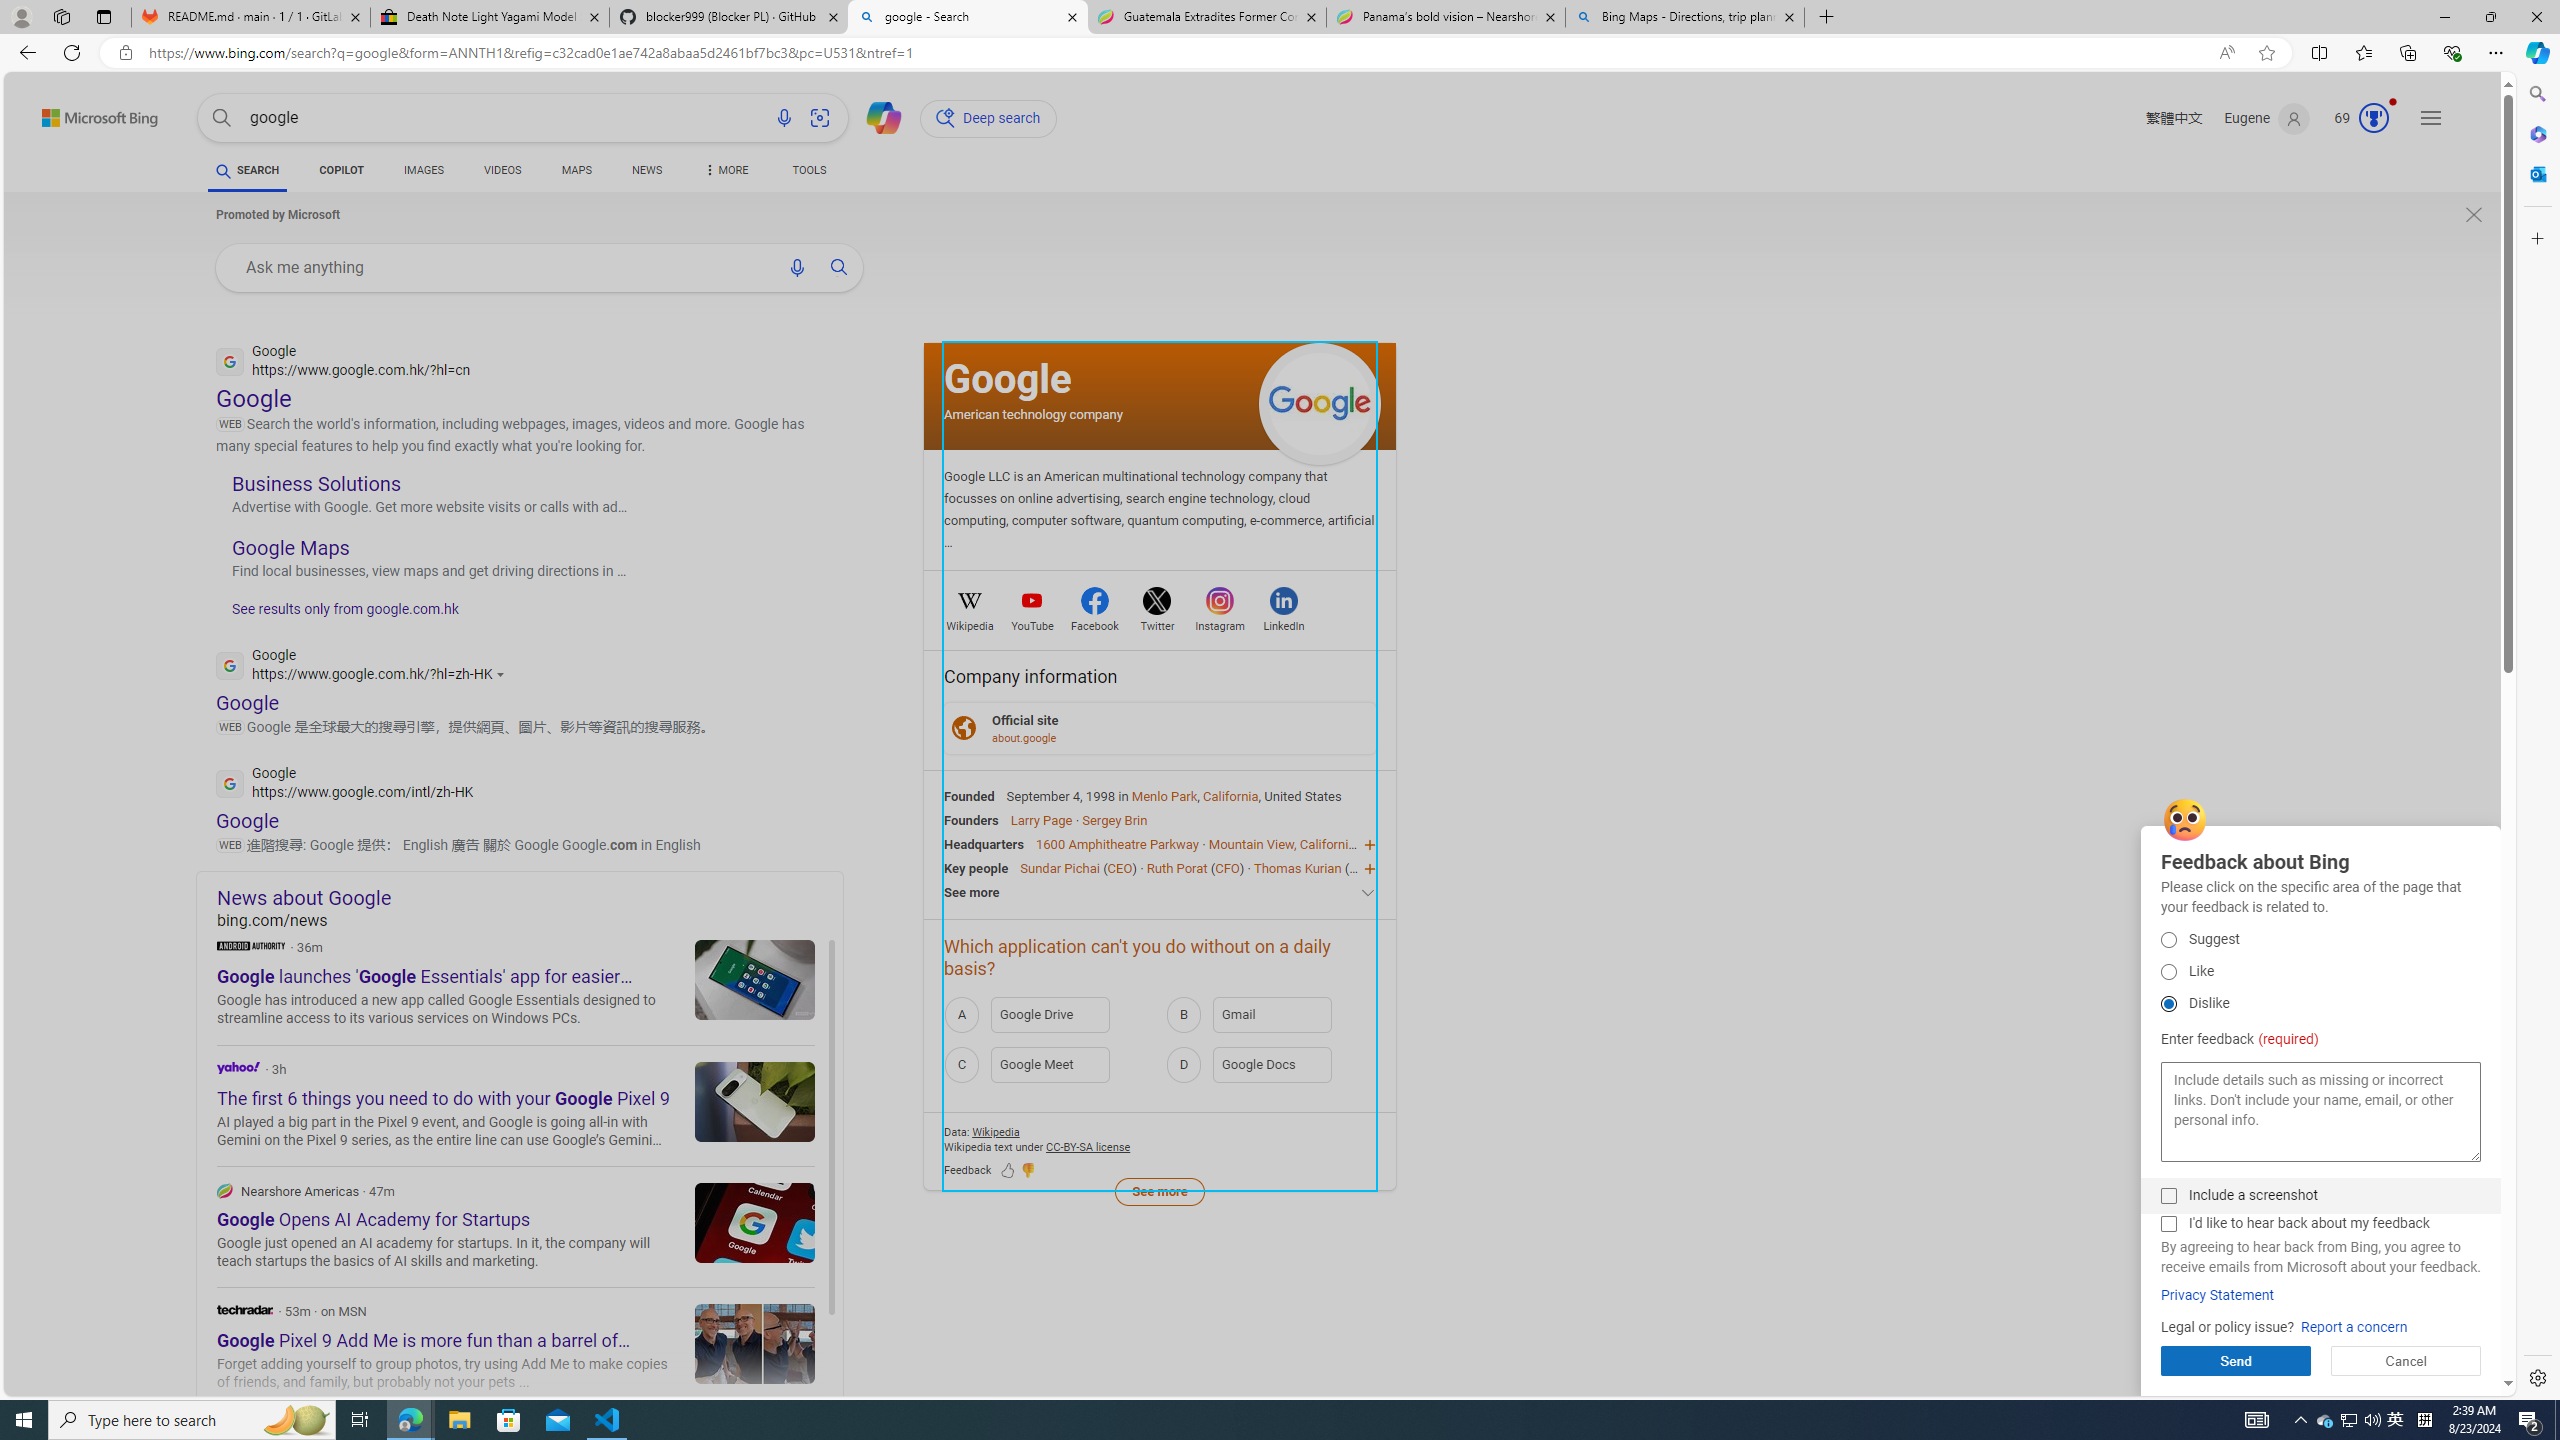  Describe the element at coordinates (2217, 1295) in the screenshot. I see `'Privacy Statement'` at that location.